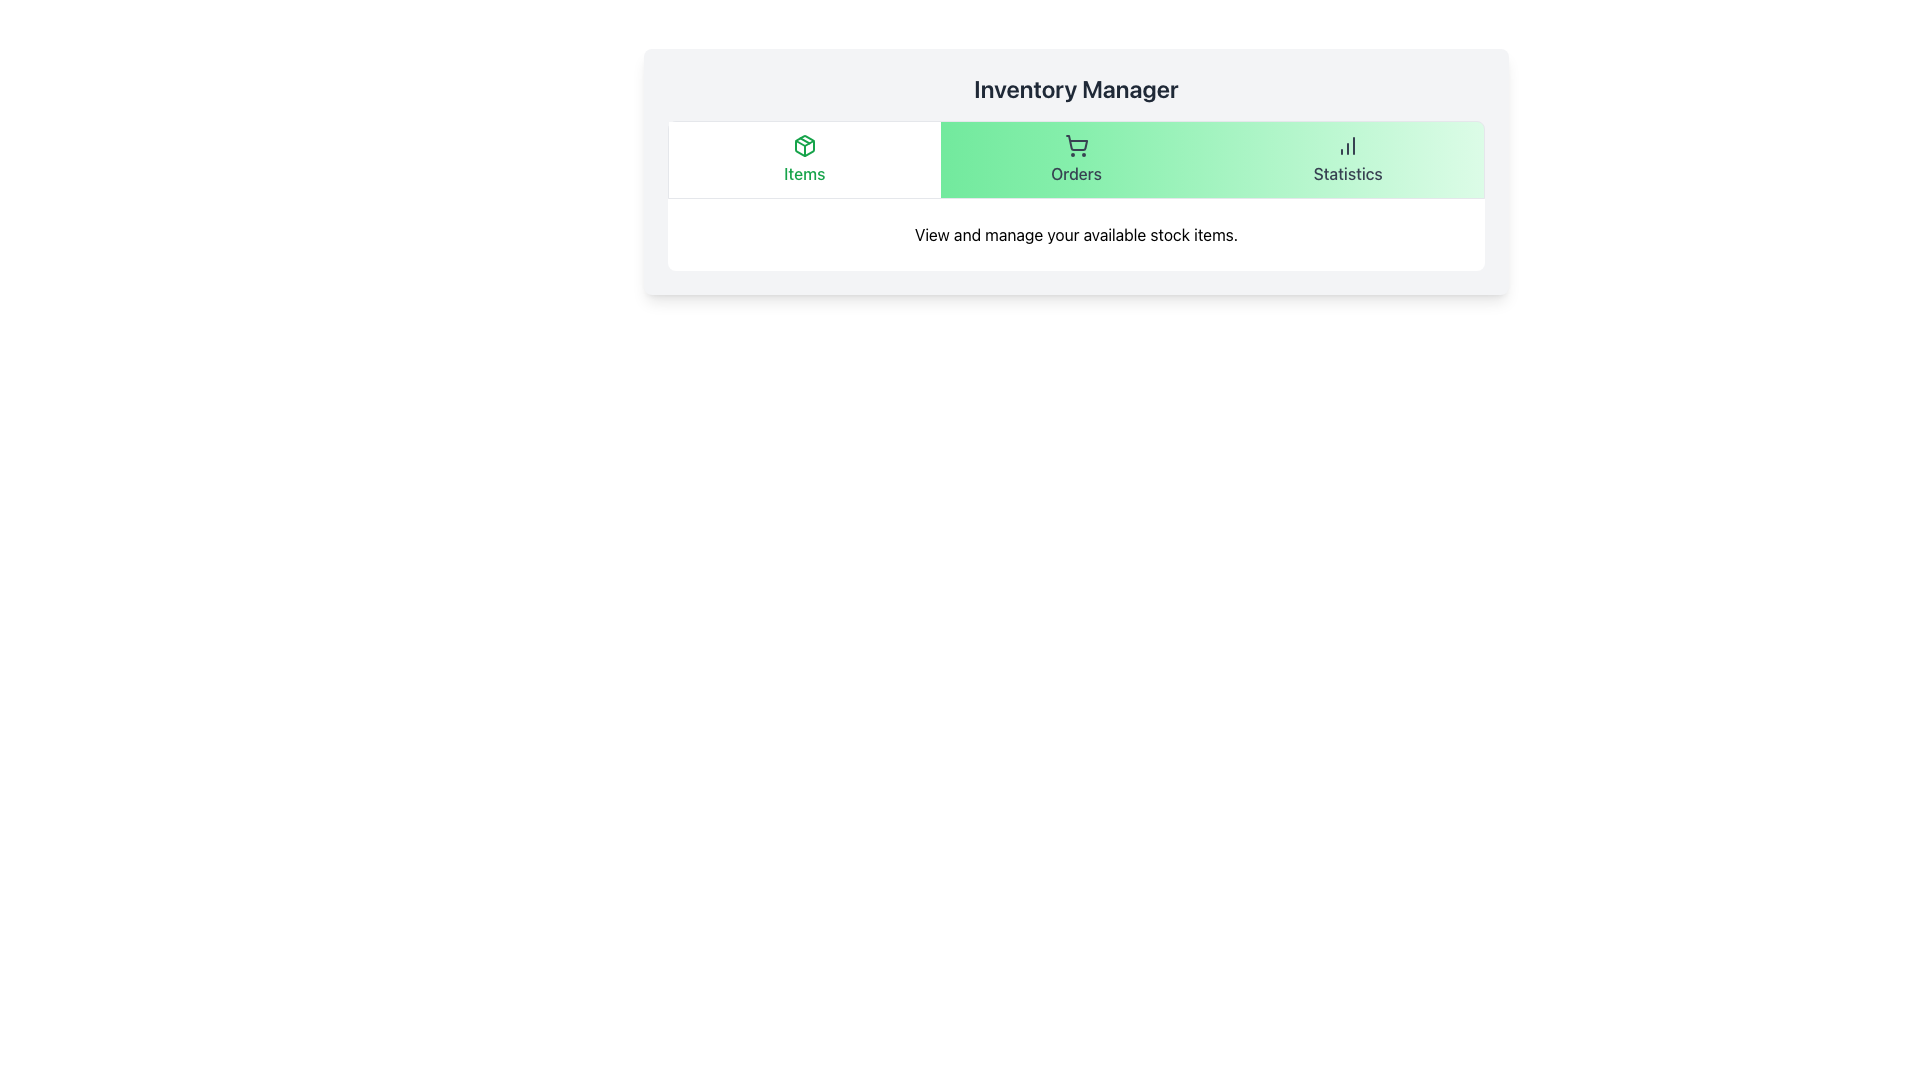  What do you see at coordinates (1075, 158) in the screenshot?
I see `the 'Orders' segment of the interactive navigation bar` at bounding box center [1075, 158].